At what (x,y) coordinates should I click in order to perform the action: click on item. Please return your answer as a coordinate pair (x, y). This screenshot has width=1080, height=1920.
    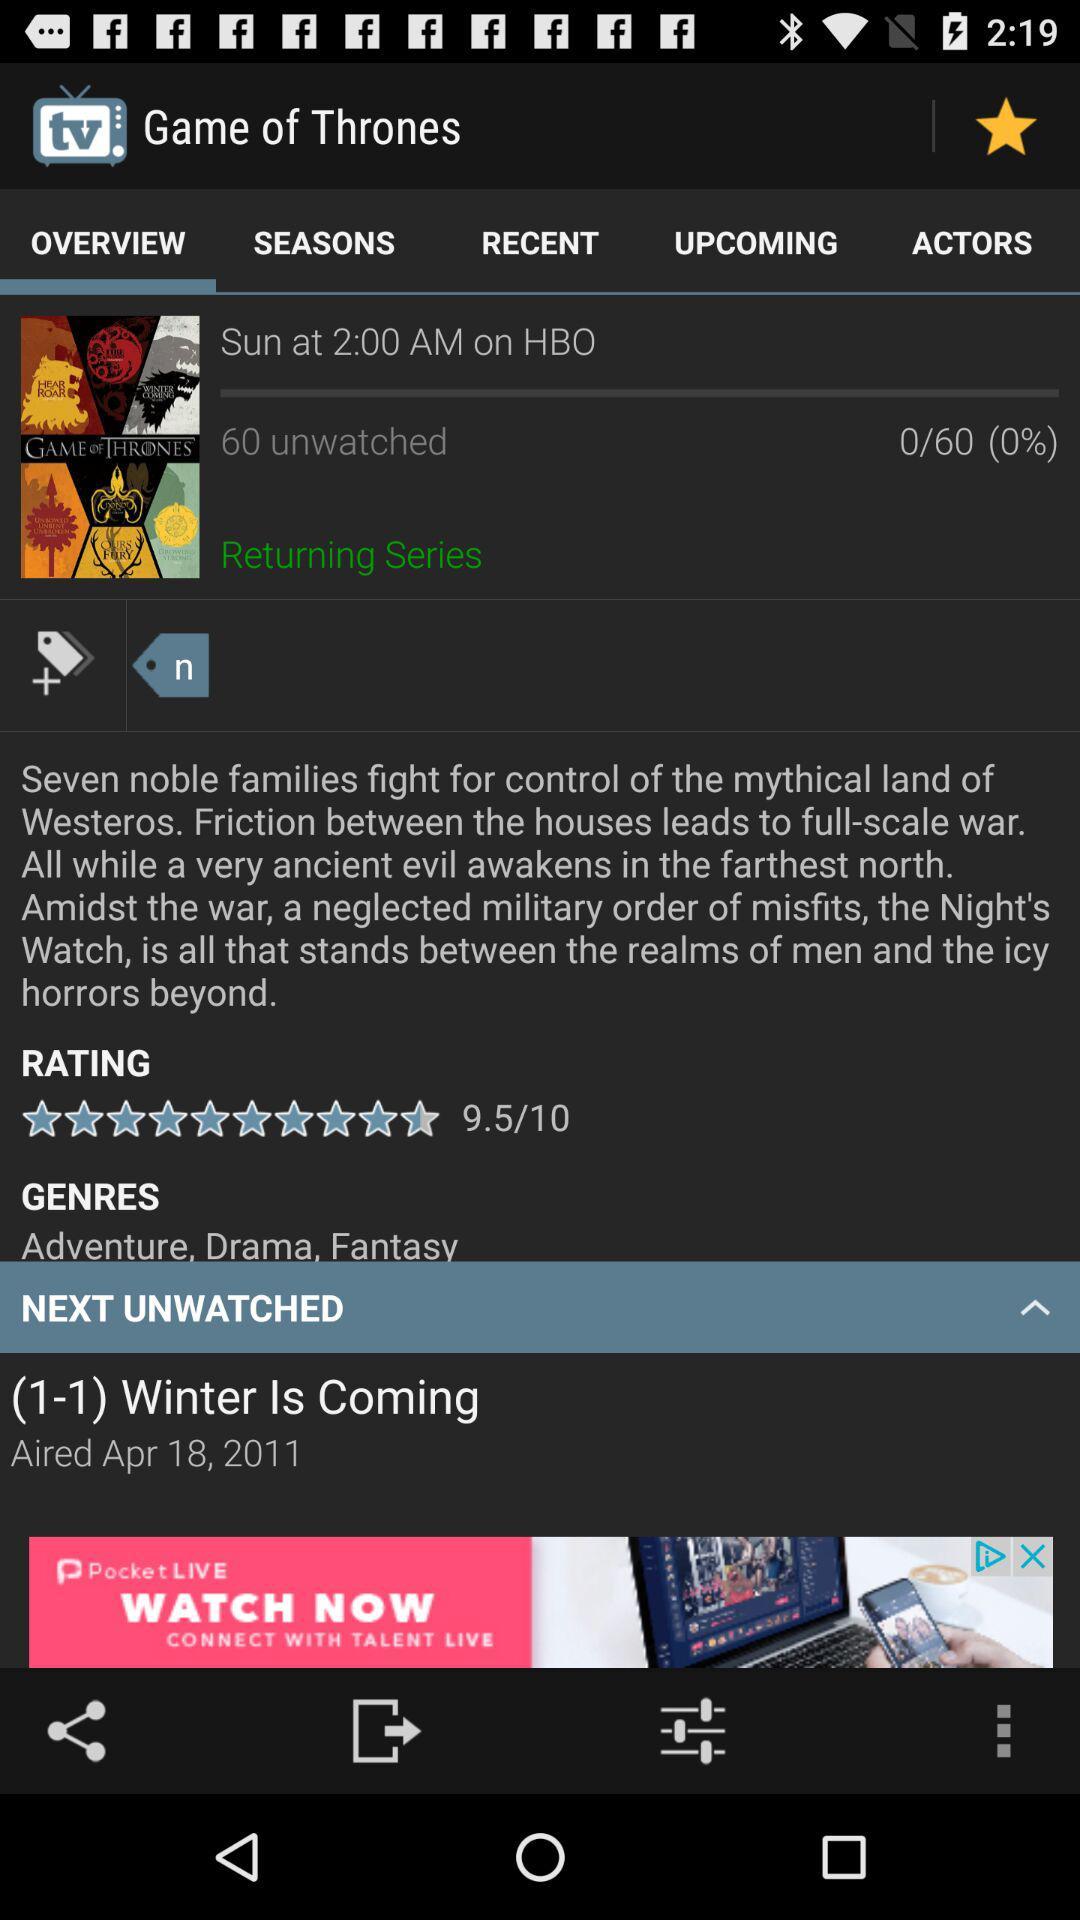
    Looking at the image, I should click on (61, 662).